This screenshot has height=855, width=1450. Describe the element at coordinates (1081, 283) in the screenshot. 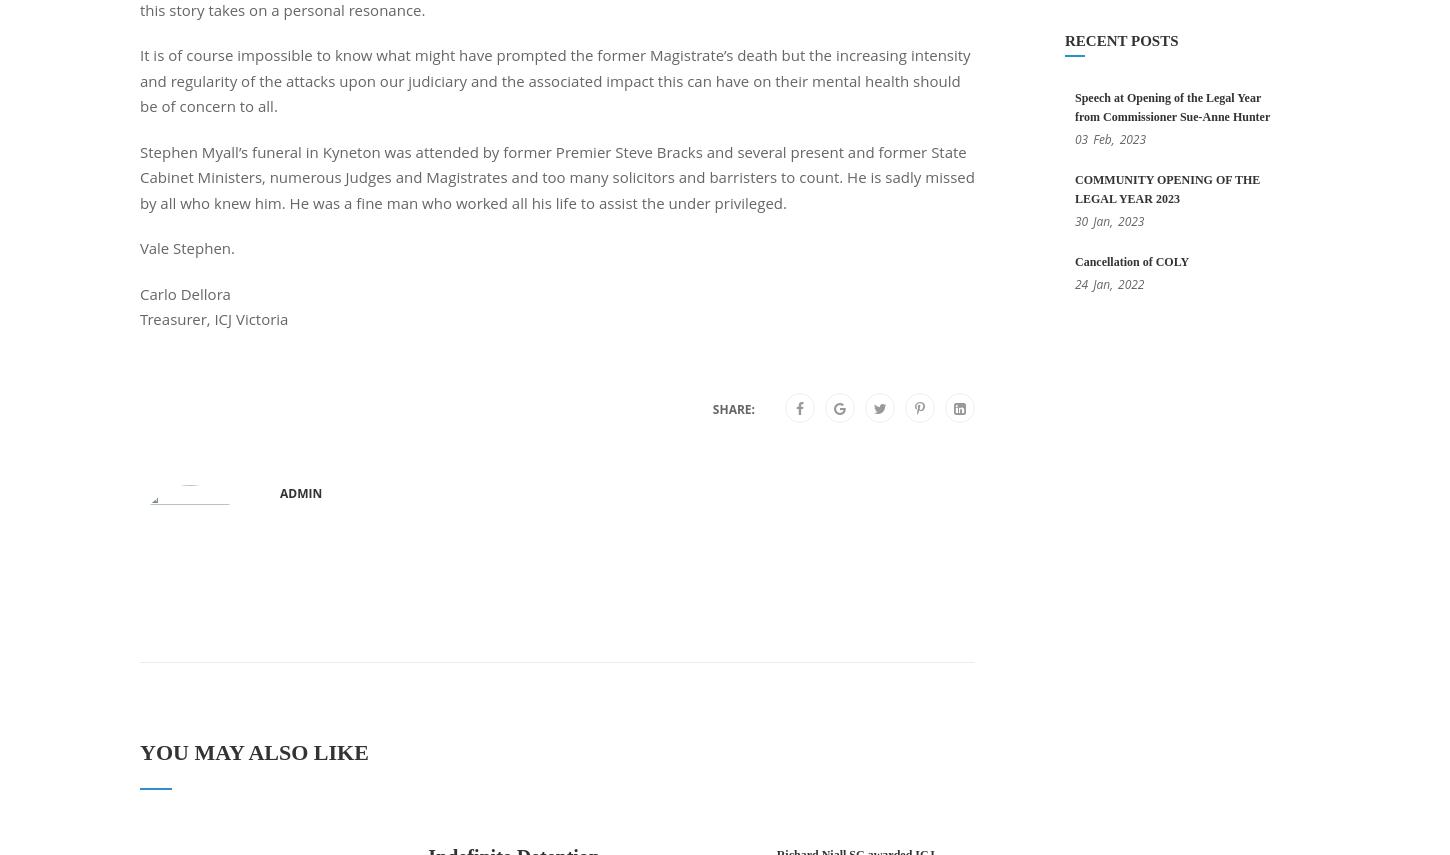

I see `'24'` at that location.